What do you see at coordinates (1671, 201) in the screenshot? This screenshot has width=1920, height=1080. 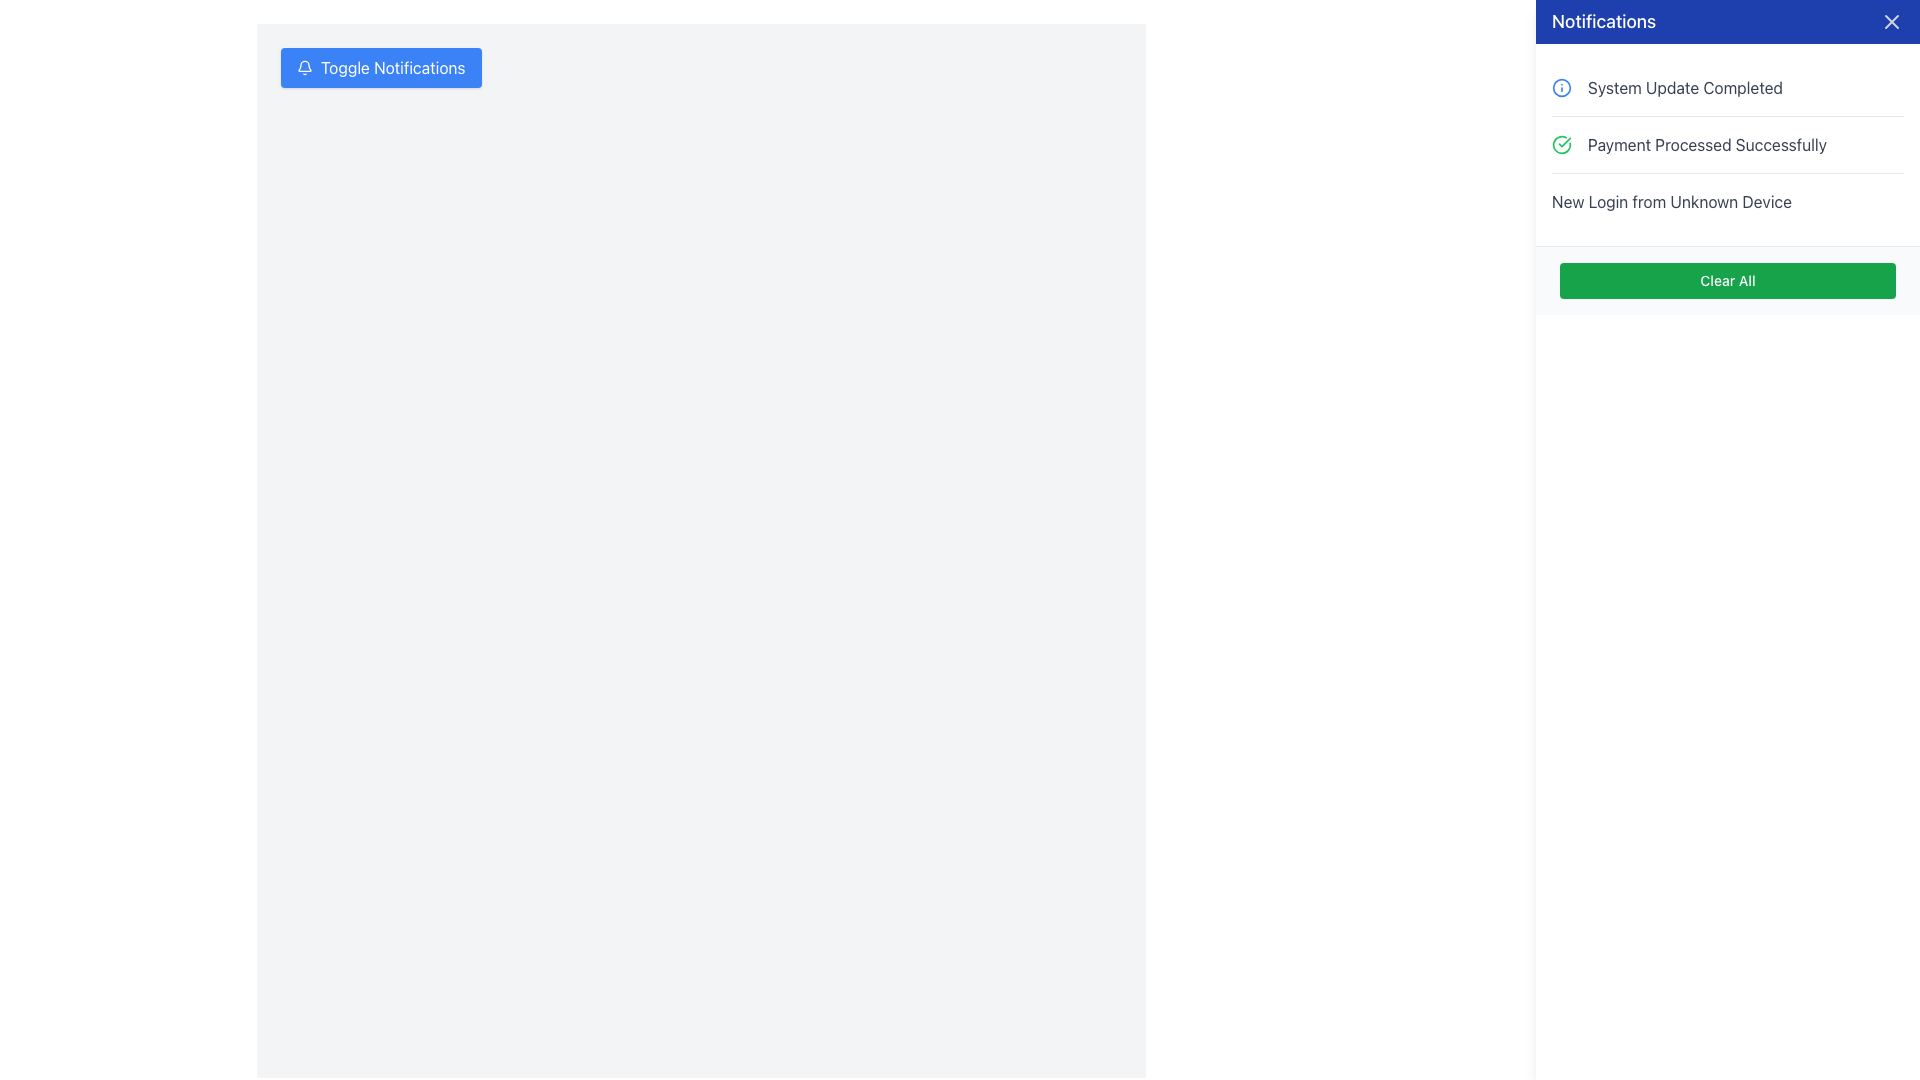 I see `notification text 'New Login from Unknown Device' located in the Notifications panel, which is the third notification in the list` at bounding box center [1671, 201].